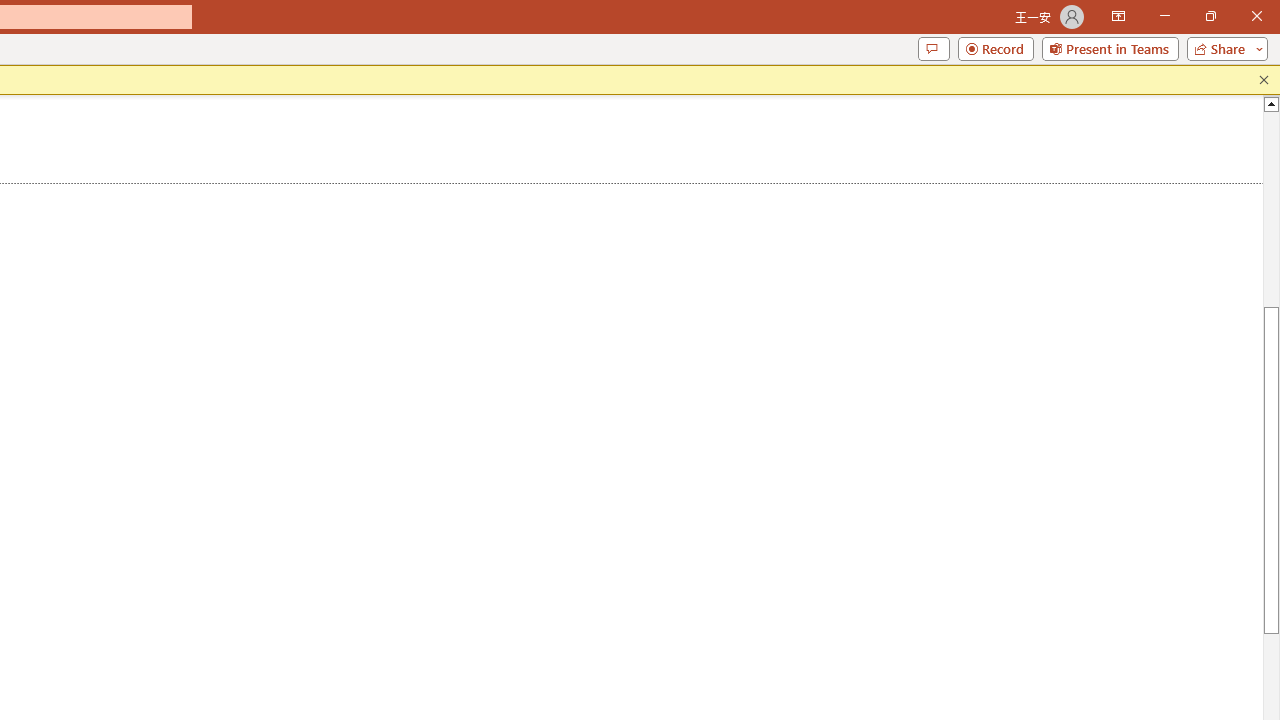  What do you see at coordinates (932, 47) in the screenshot?
I see `'Comments'` at bounding box center [932, 47].